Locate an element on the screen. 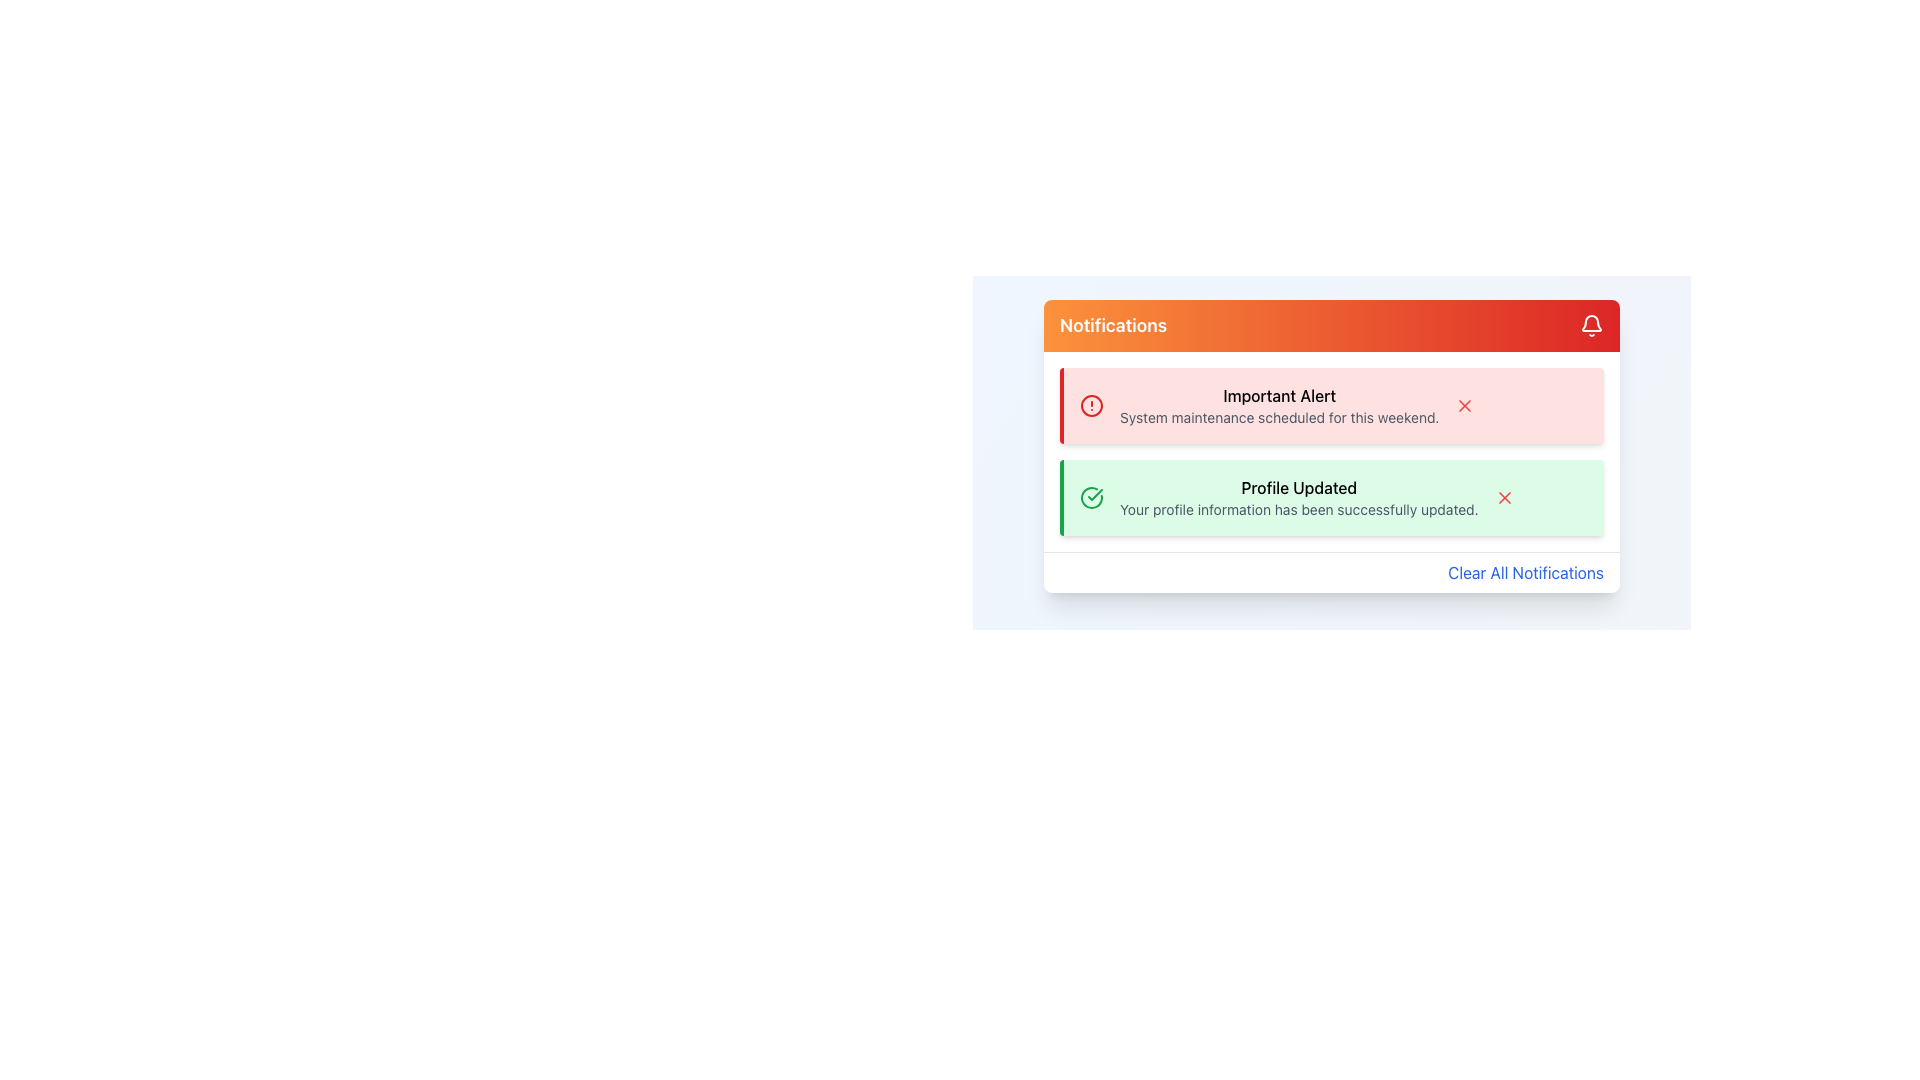 This screenshot has height=1080, width=1920. text label that informs the user about a scheduled system maintenance event, located within the red-alert notification box under the header 'Important Alert' is located at coordinates (1278, 416).